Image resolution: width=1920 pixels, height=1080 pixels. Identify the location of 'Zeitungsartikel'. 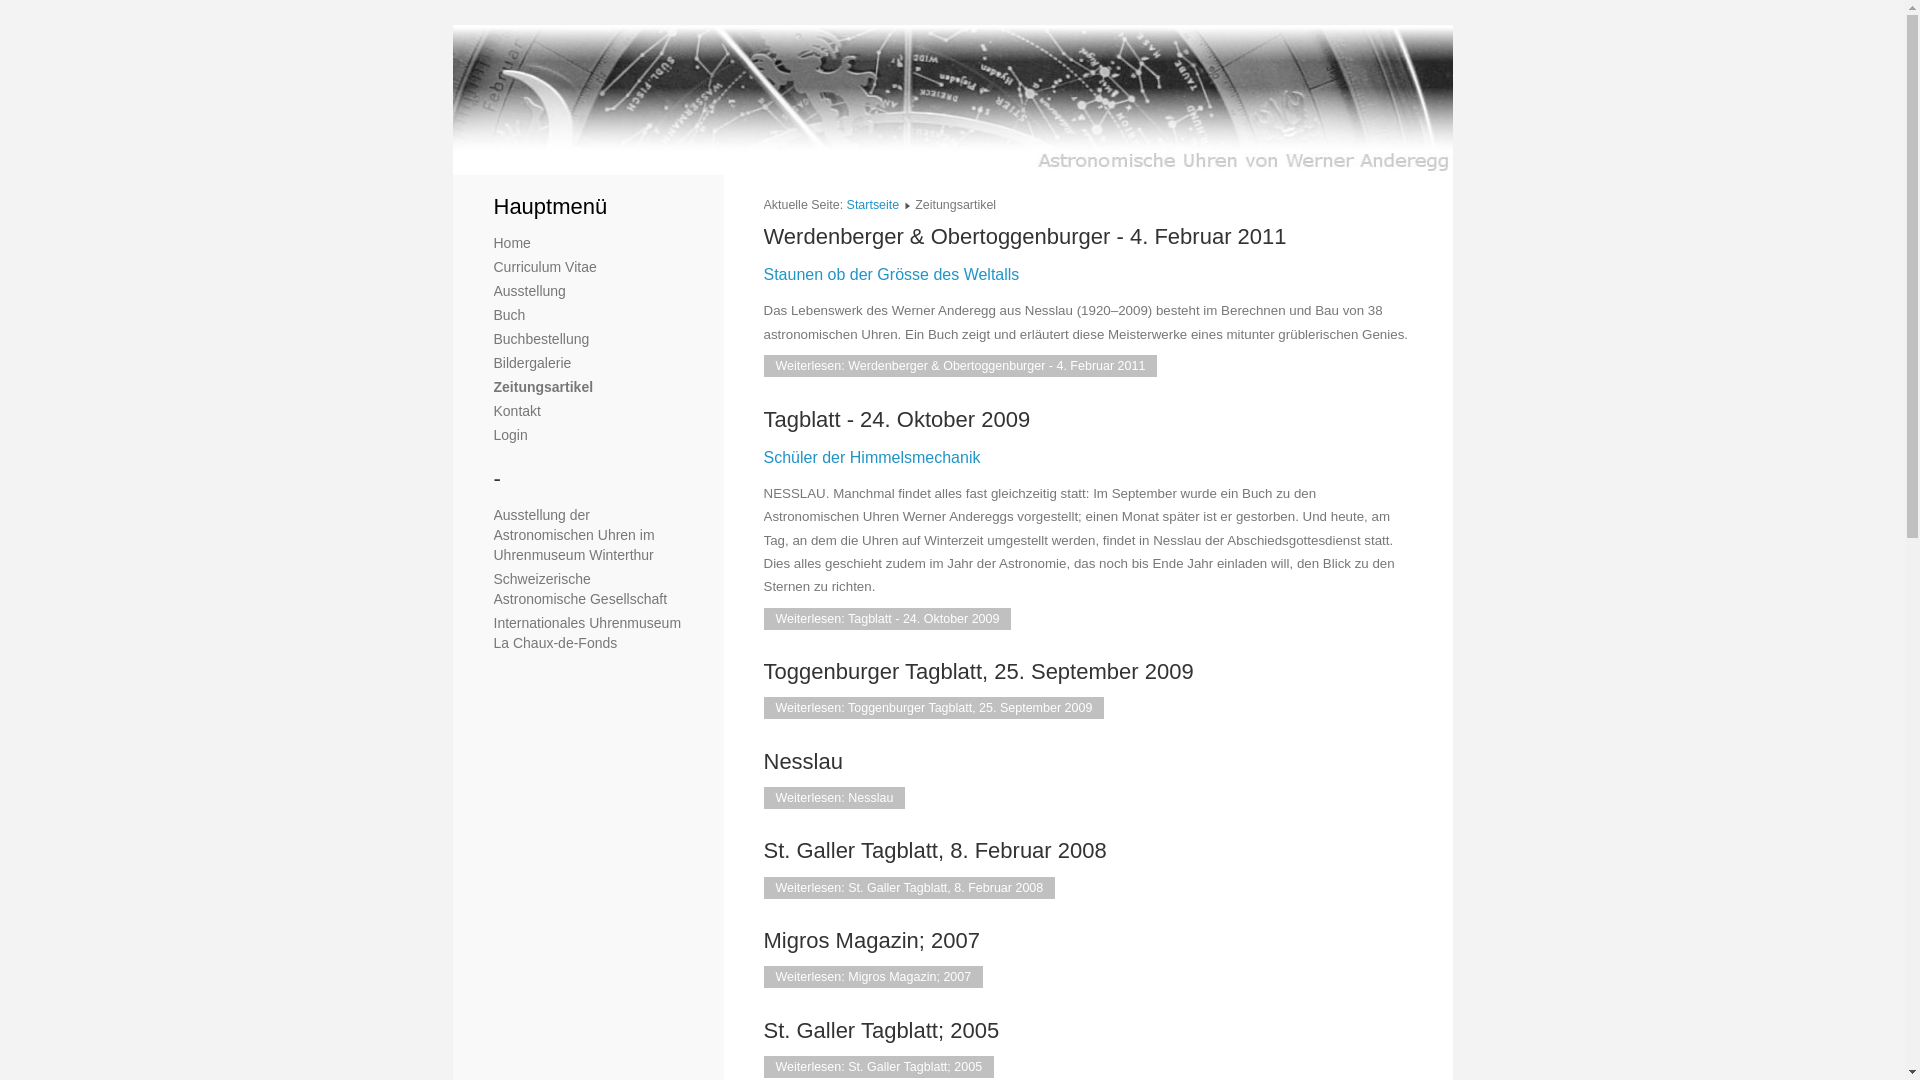
(543, 386).